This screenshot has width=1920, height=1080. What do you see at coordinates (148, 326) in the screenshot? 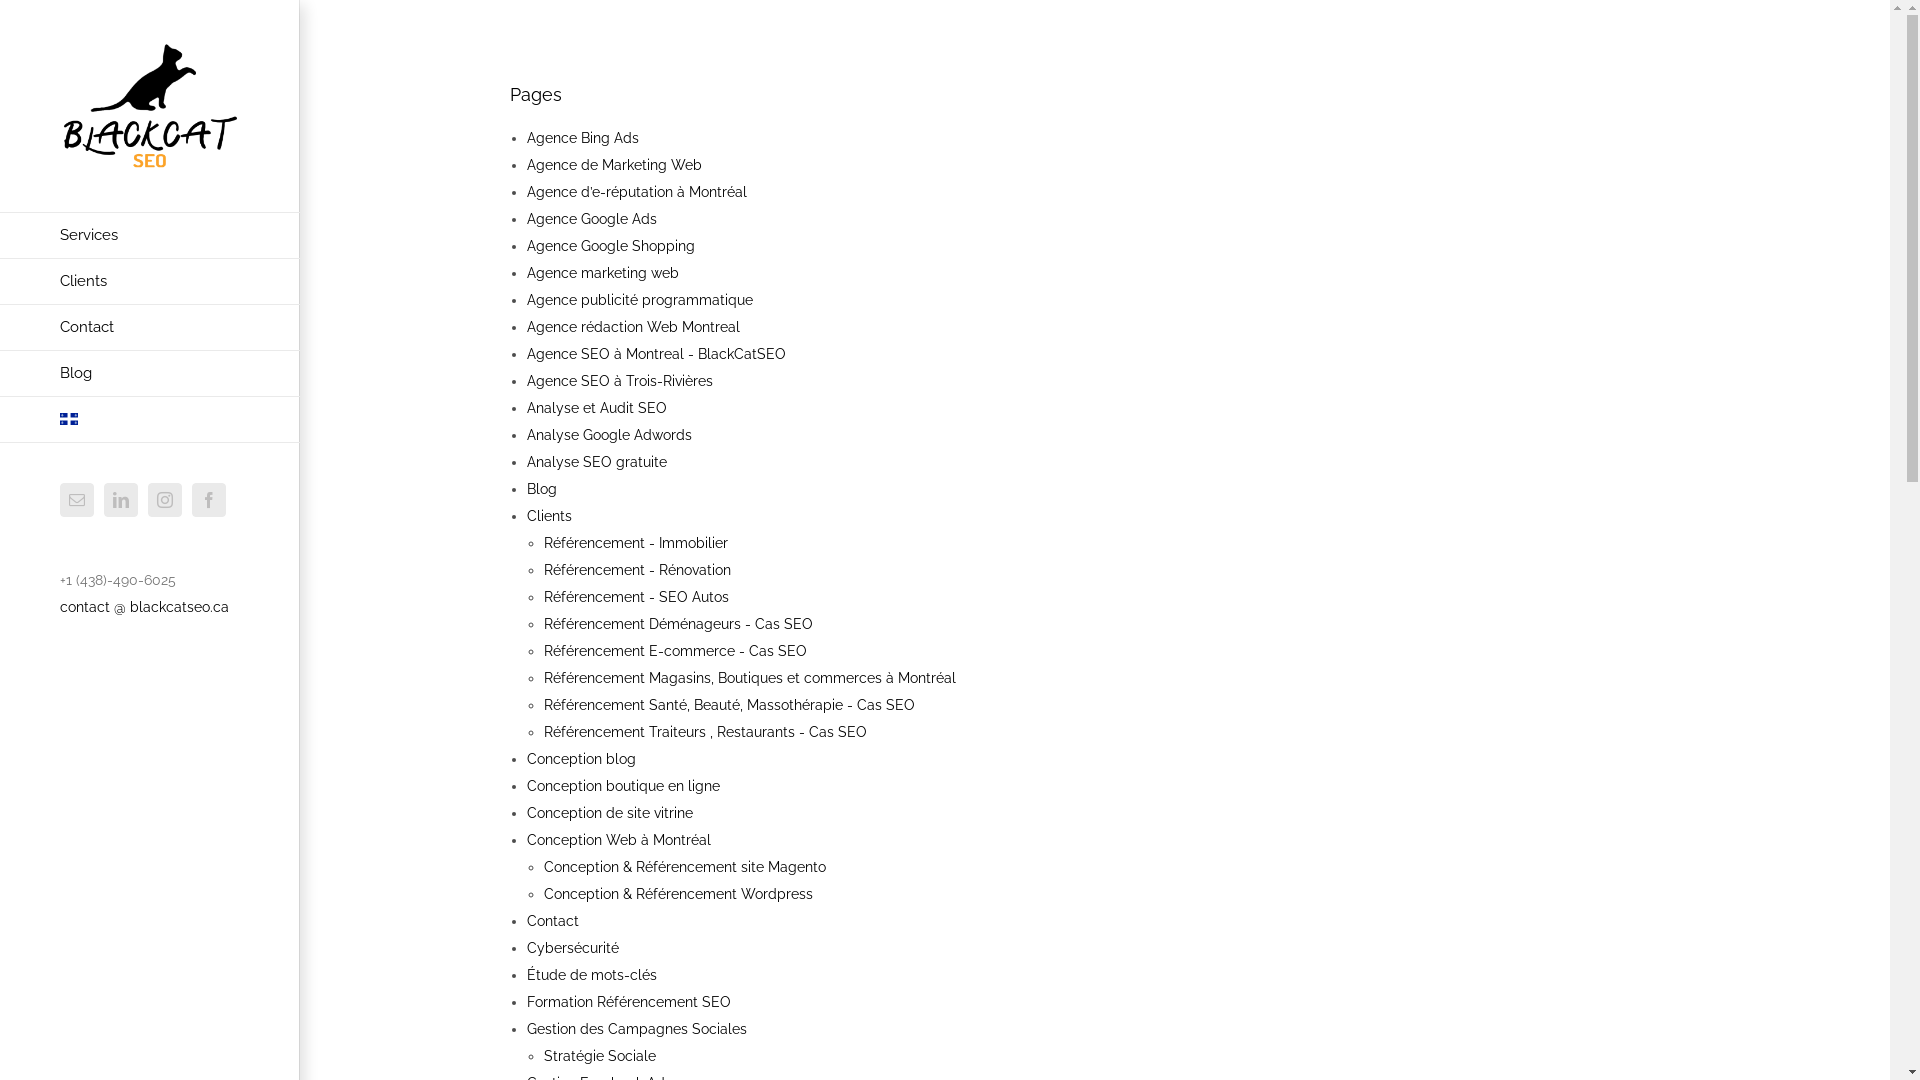
I see `'Contact'` at bounding box center [148, 326].